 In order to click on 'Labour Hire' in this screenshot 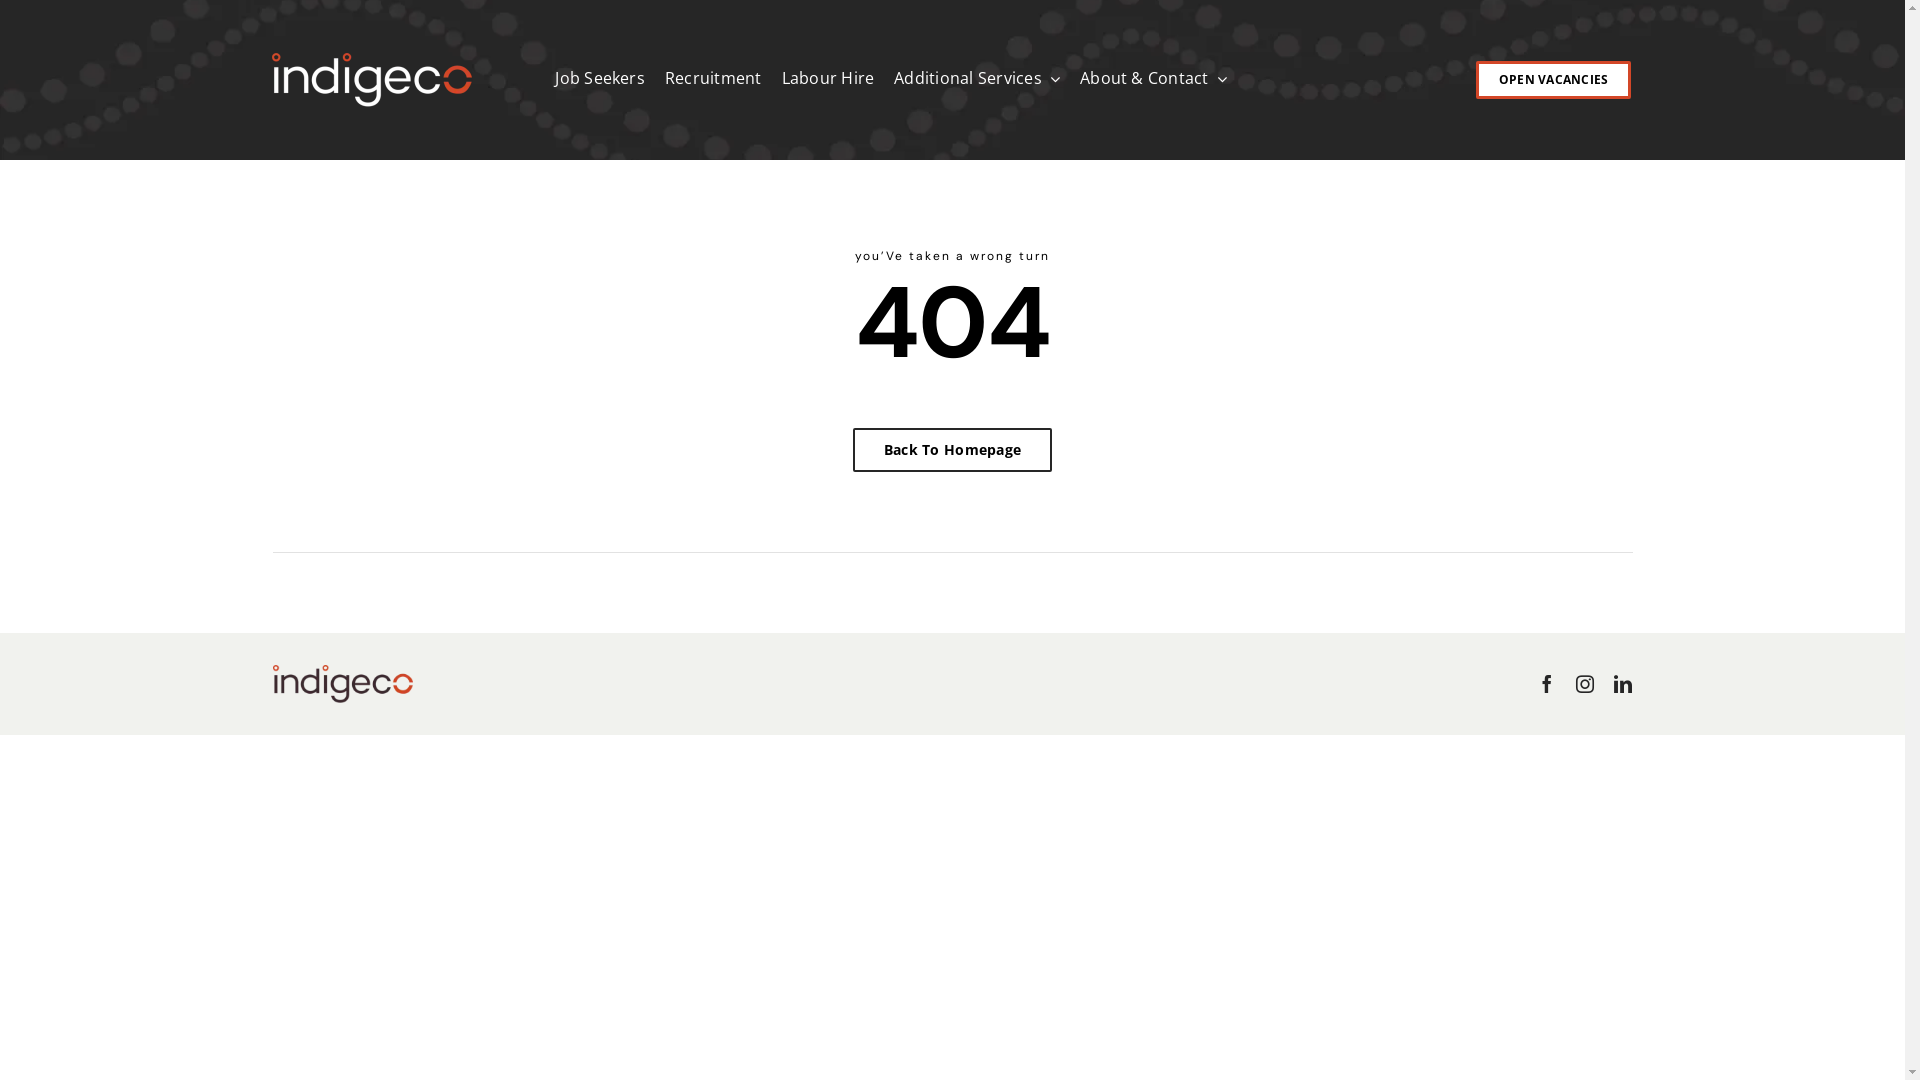, I will do `click(781, 79)`.